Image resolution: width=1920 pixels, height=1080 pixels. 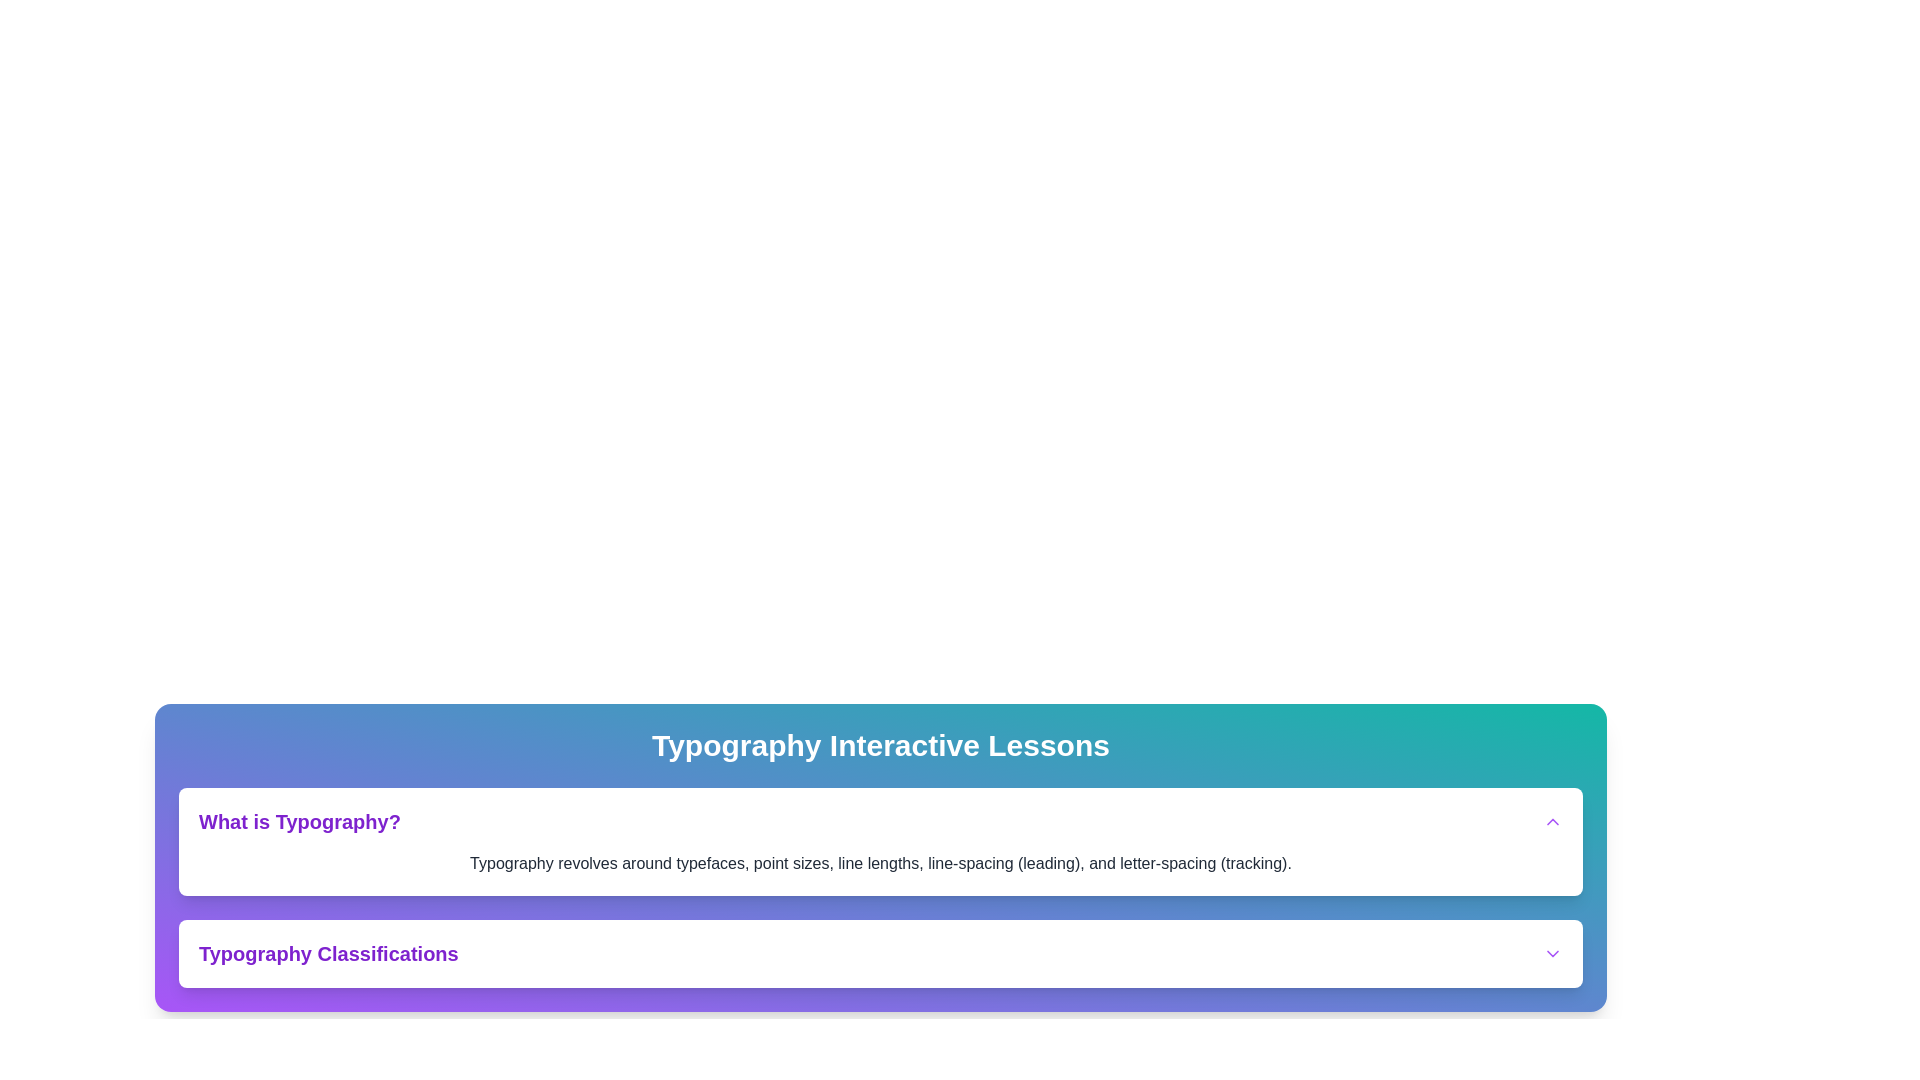 What do you see at coordinates (880, 863) in the screenshot?
I see `text in the paragraph styled with smaller, gray-colored text located directly below the heading 'What is Typography?' in the UI` at bounding box center [880, 863].